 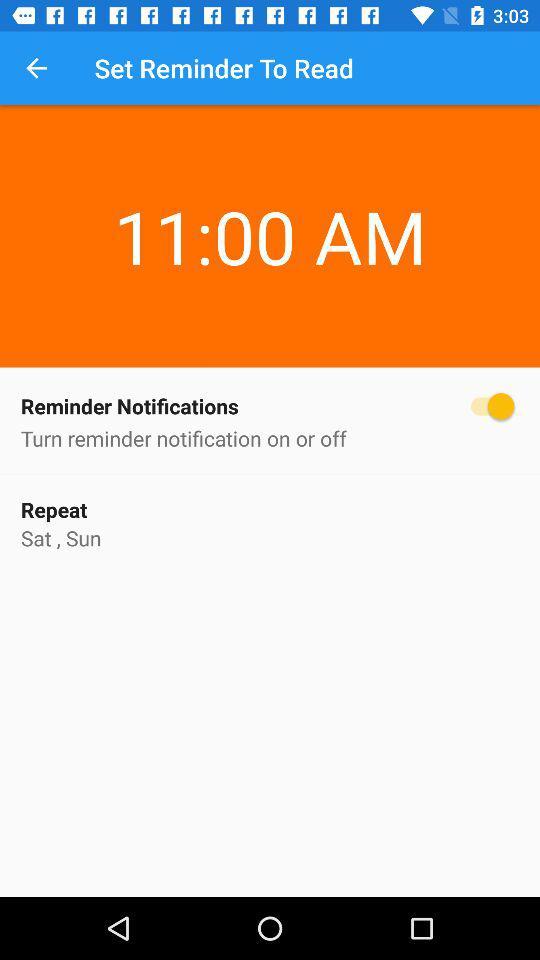 I want to click on item at the top left corner, so click(x=36, y=68).